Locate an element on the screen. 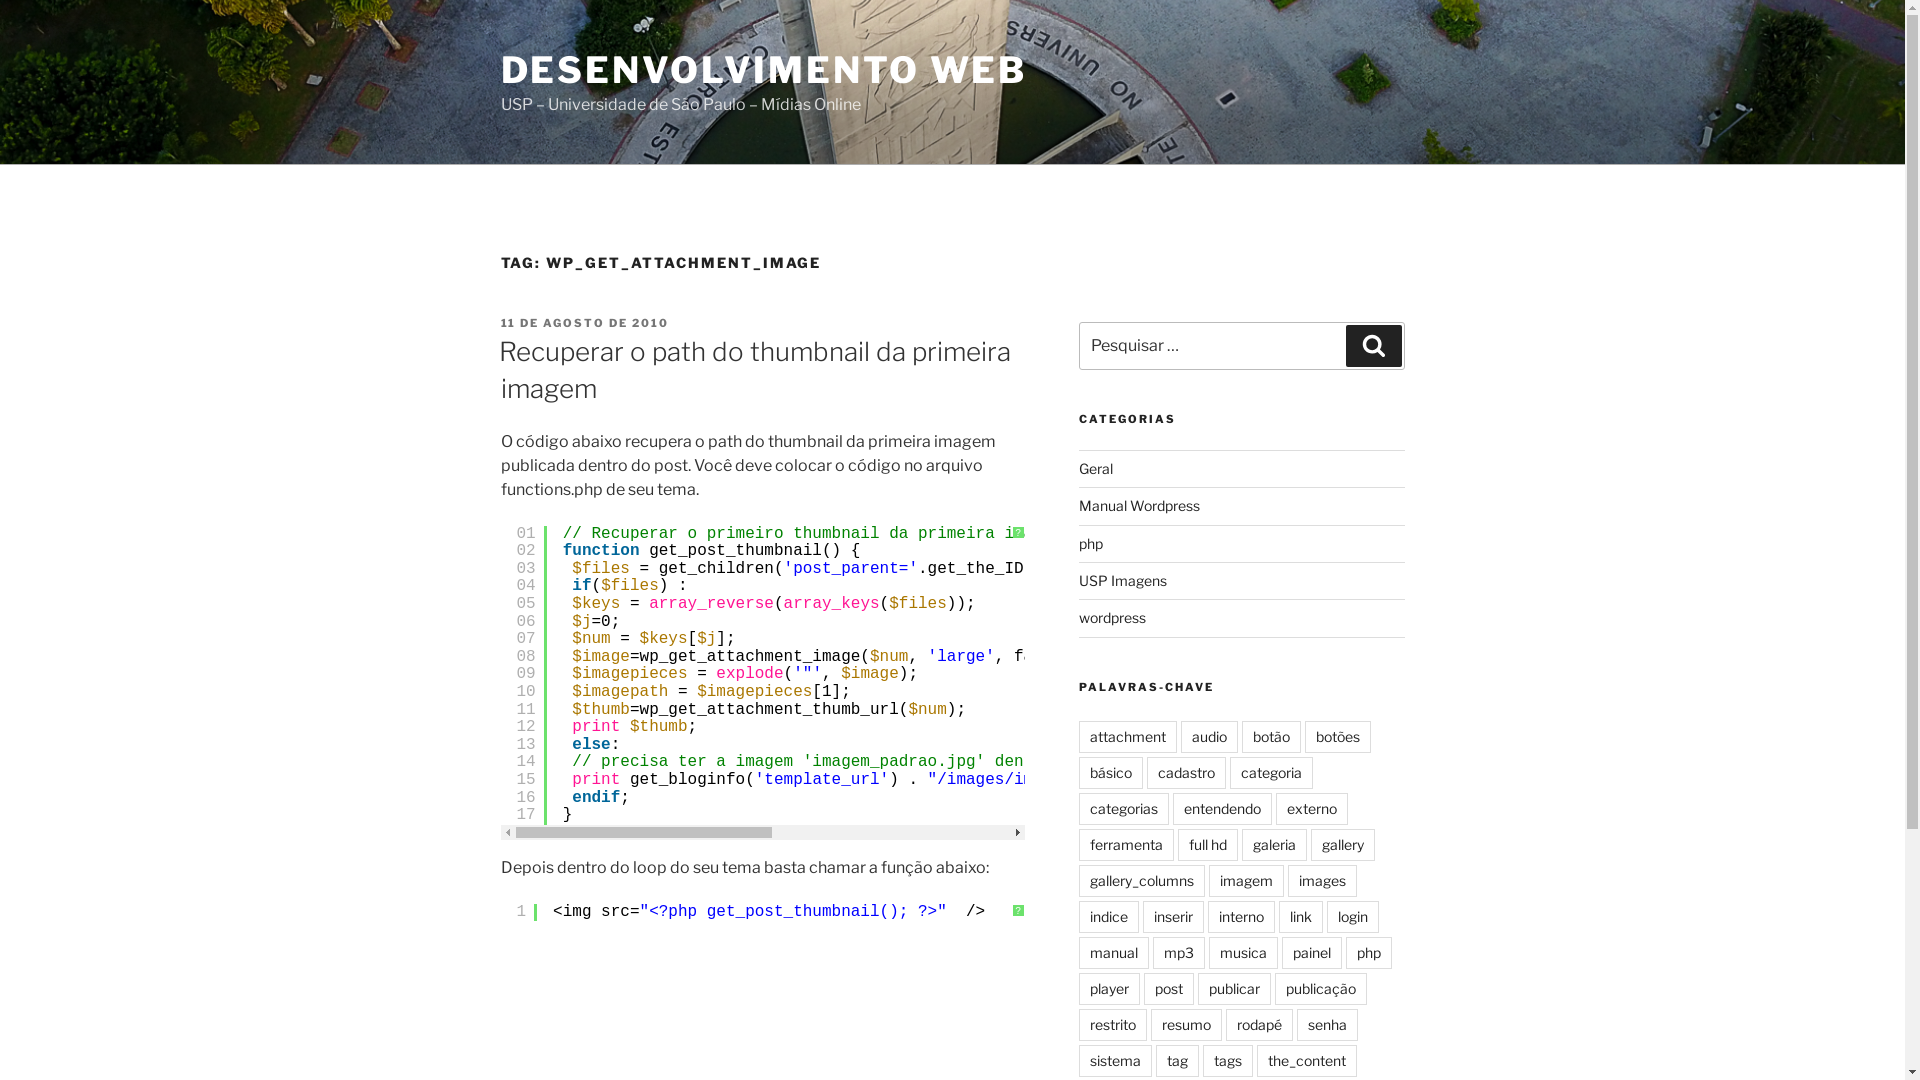 This screenshot has width=1920, height=1080. 'gallery' is located at coordinates (1343, 844).